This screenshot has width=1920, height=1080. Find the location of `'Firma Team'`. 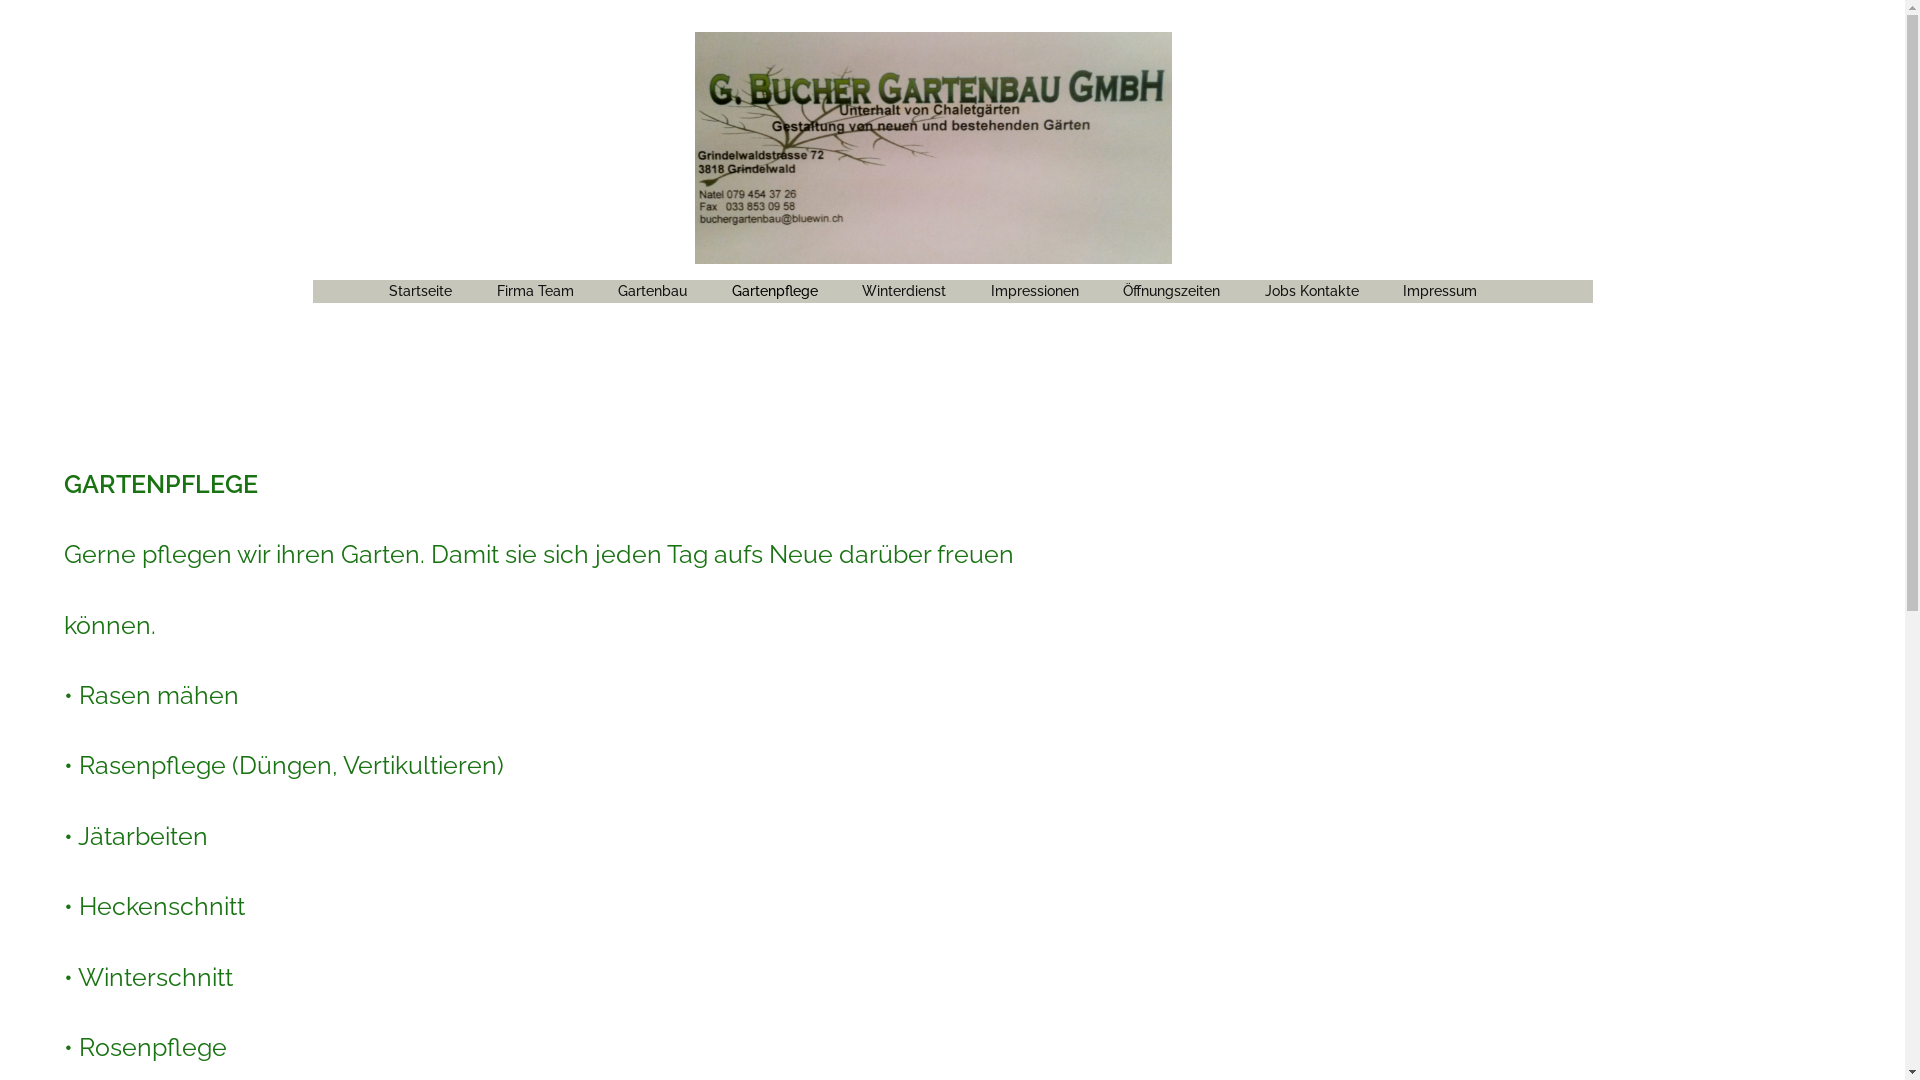

'Firma Team' is located at coordinates (535, 290).